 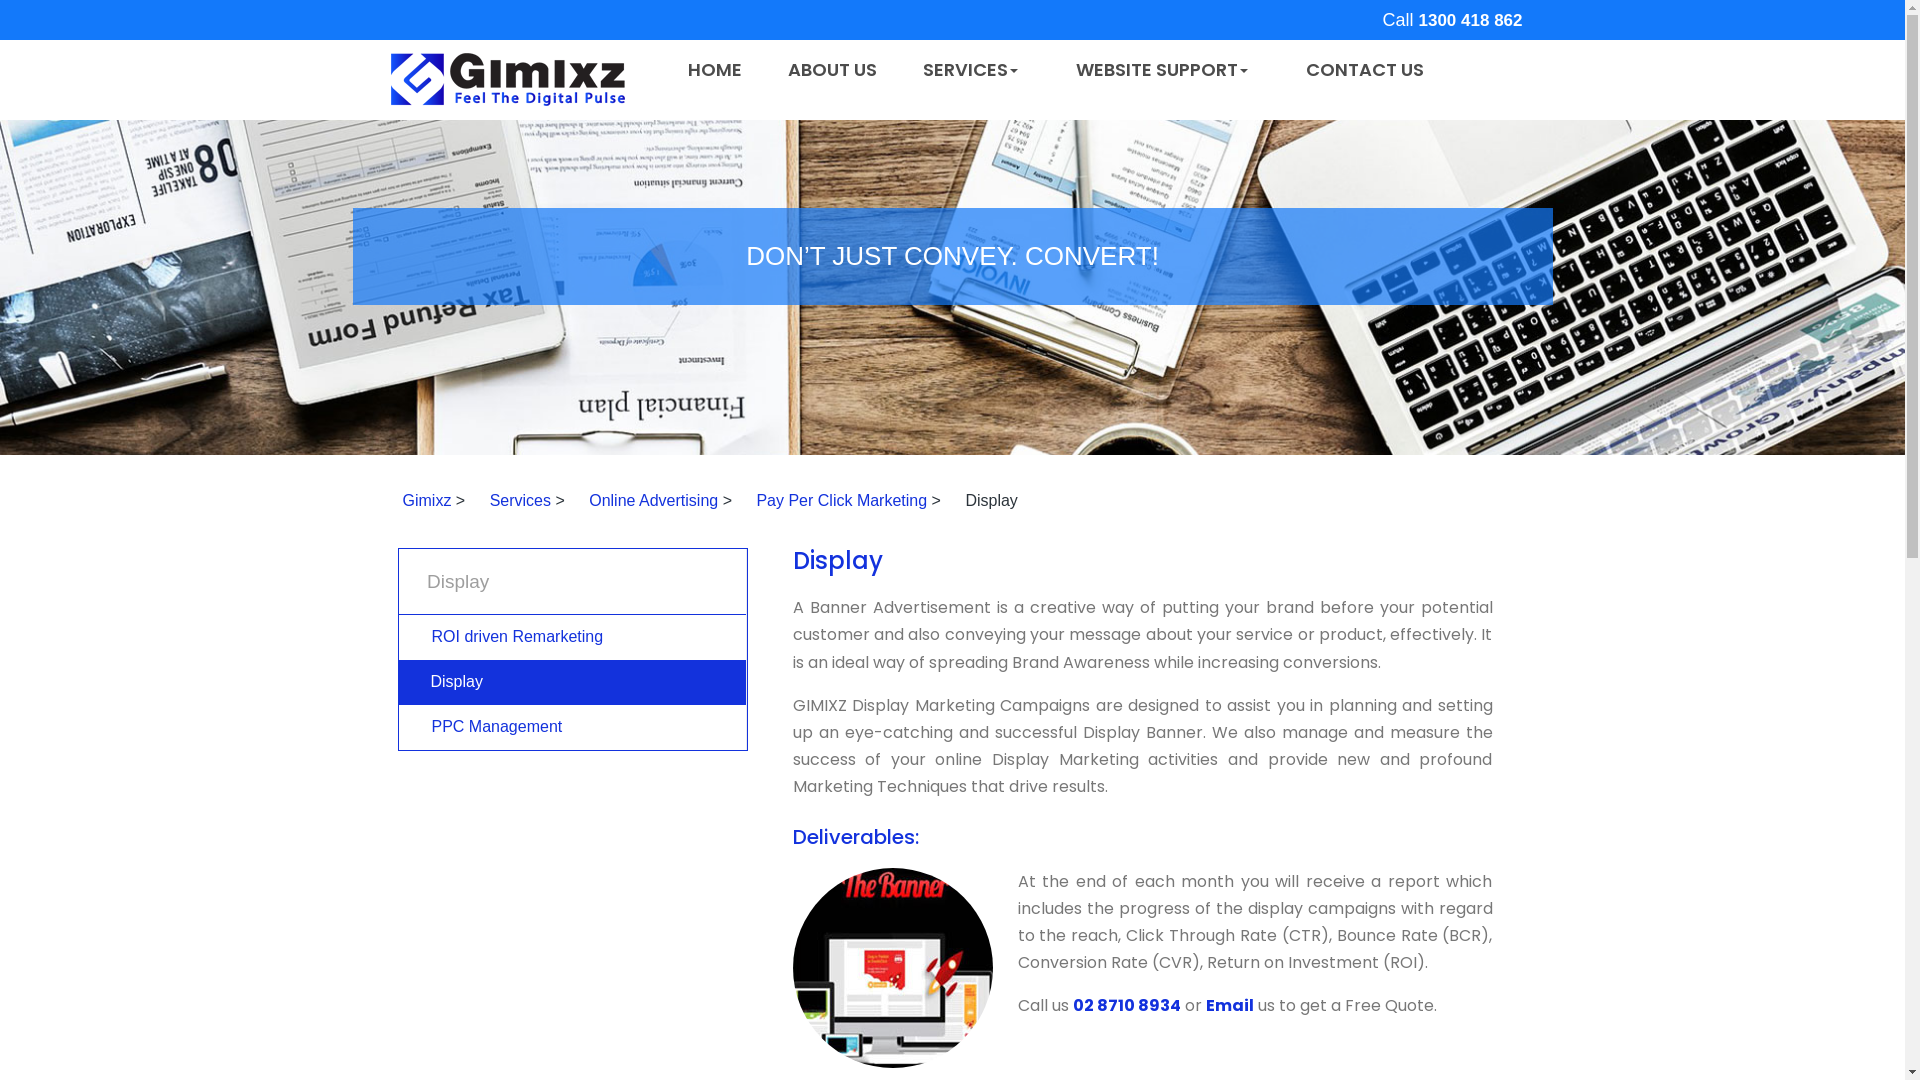 What do you see at coordinates (832, 68) in the screenshot?
I see `'ABOUT US'` at bounding box center [832, 68].